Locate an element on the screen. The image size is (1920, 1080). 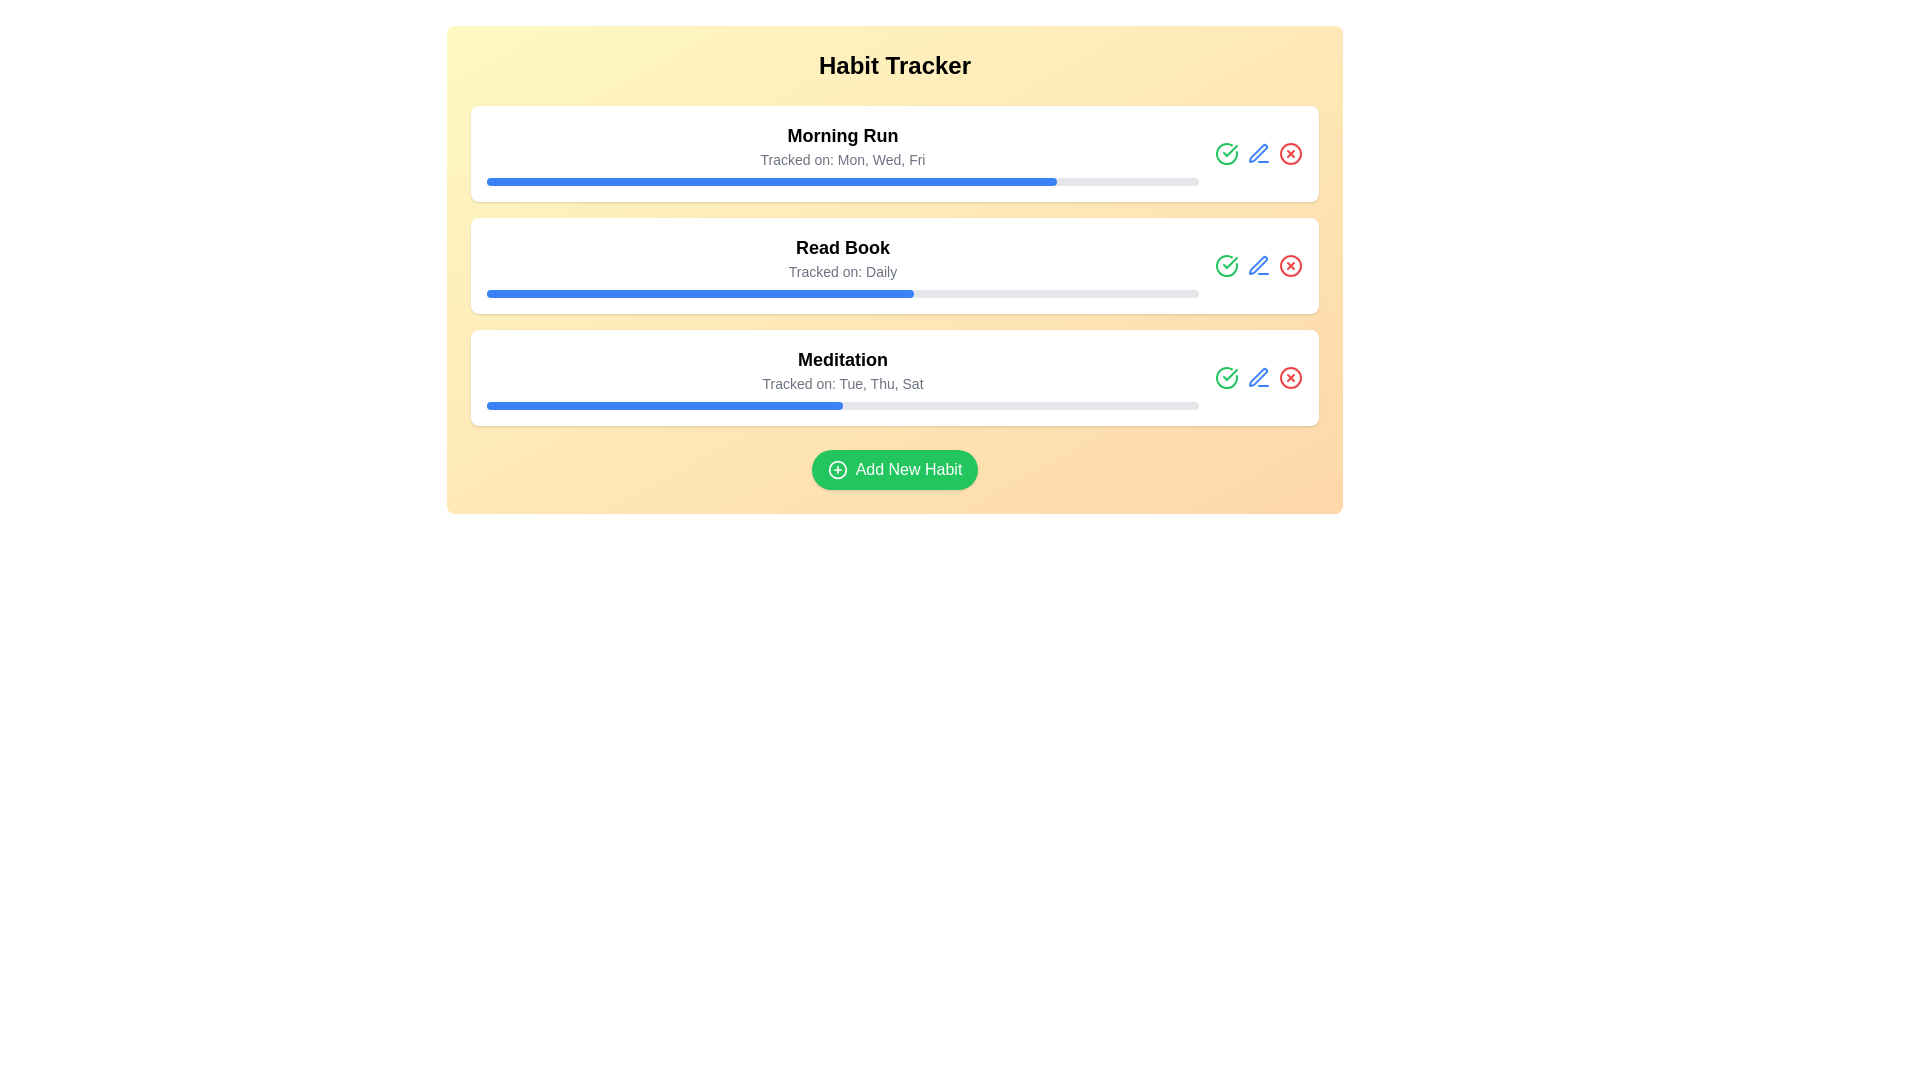
the progress bar is located at coordinates (759, 293).